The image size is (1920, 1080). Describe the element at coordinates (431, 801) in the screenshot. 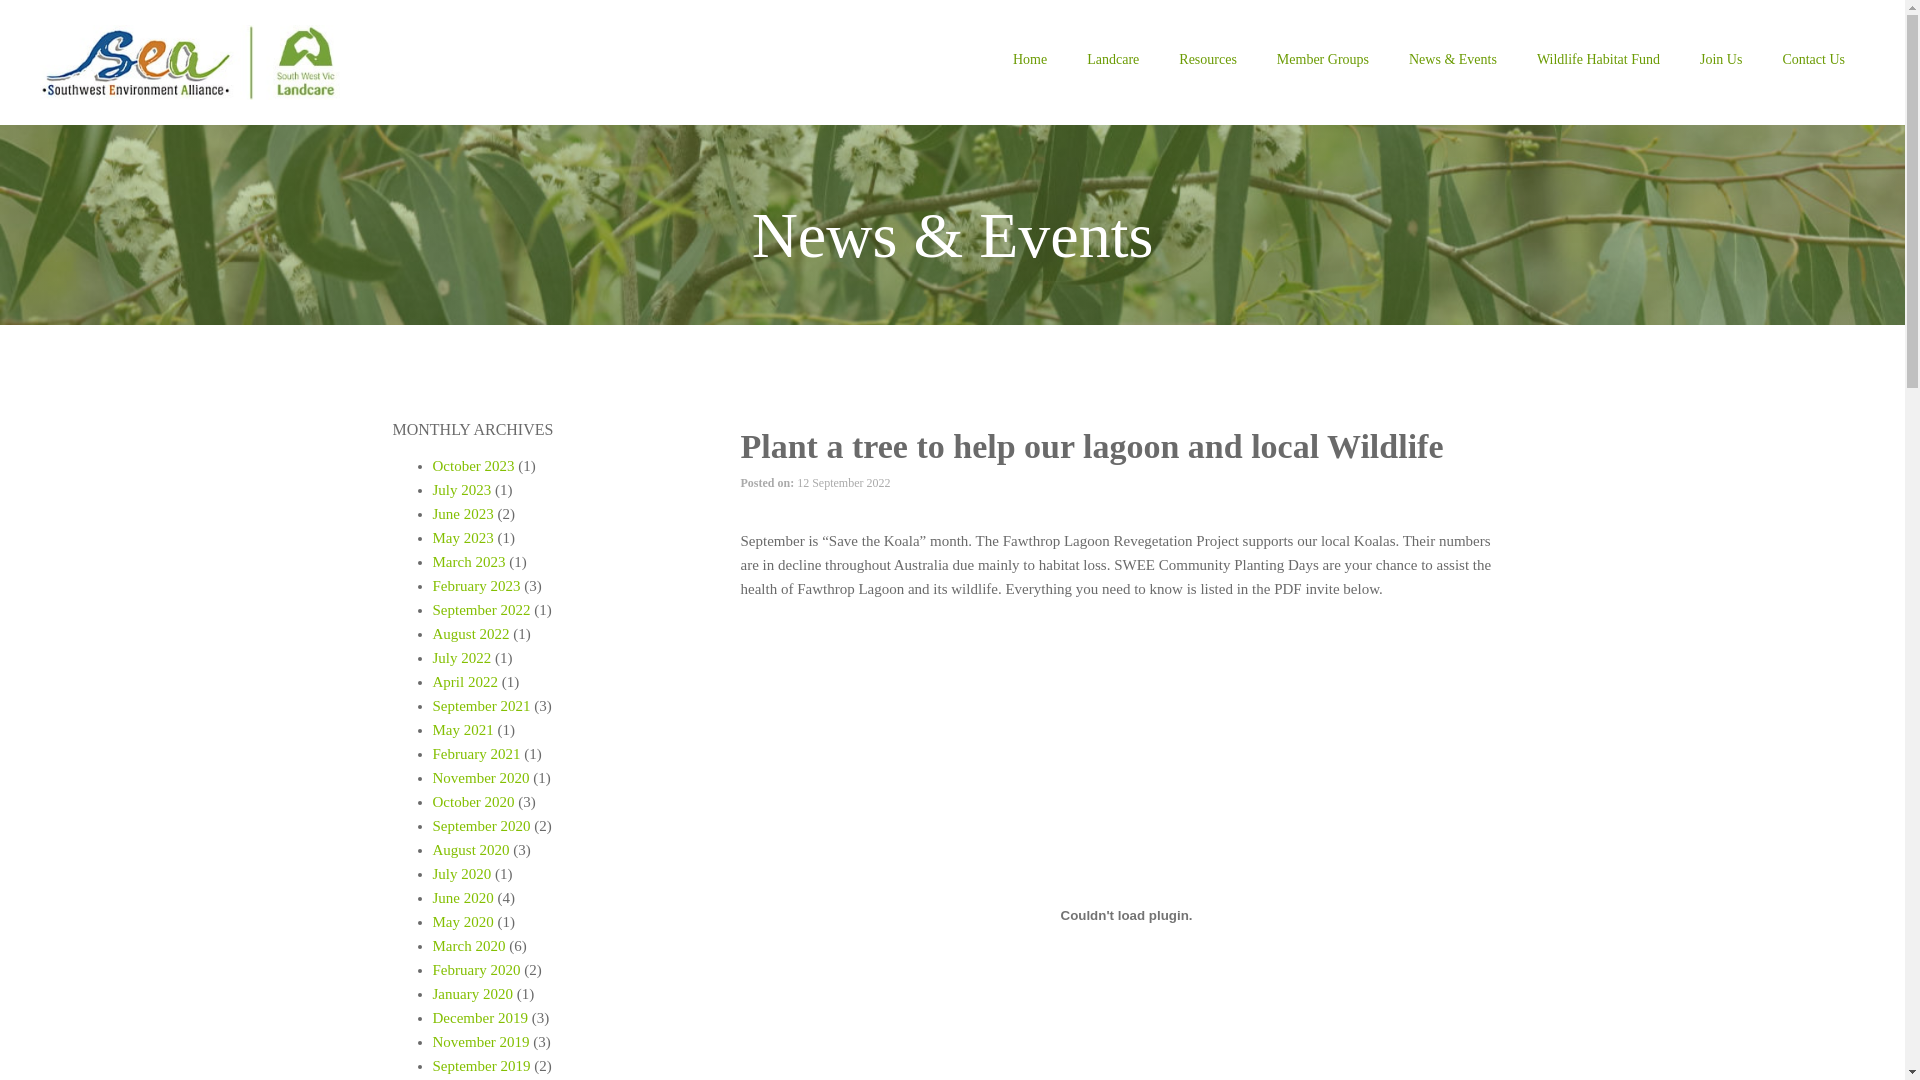

I see `'October 2020'` at that location.